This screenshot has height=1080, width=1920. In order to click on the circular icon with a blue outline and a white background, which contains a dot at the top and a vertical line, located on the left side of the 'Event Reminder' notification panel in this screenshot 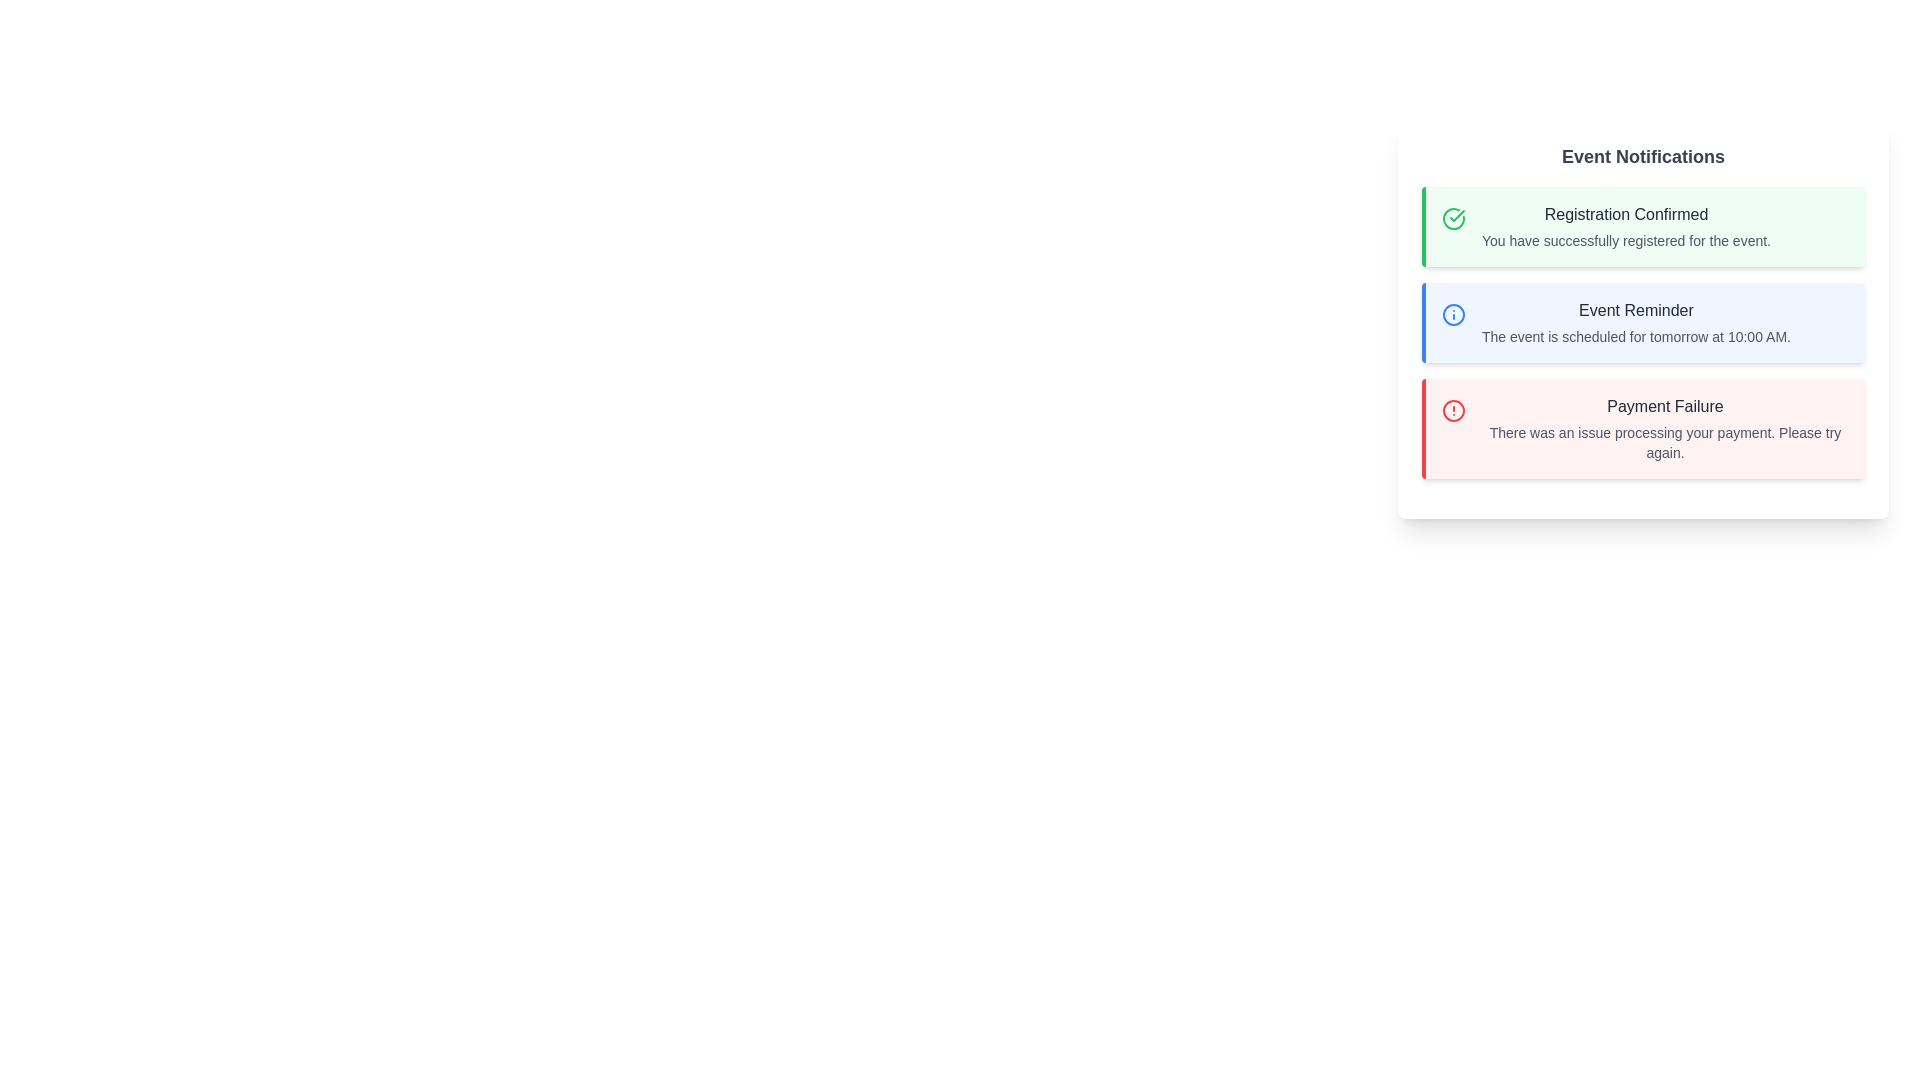, I will do `click(1454, 315)`.